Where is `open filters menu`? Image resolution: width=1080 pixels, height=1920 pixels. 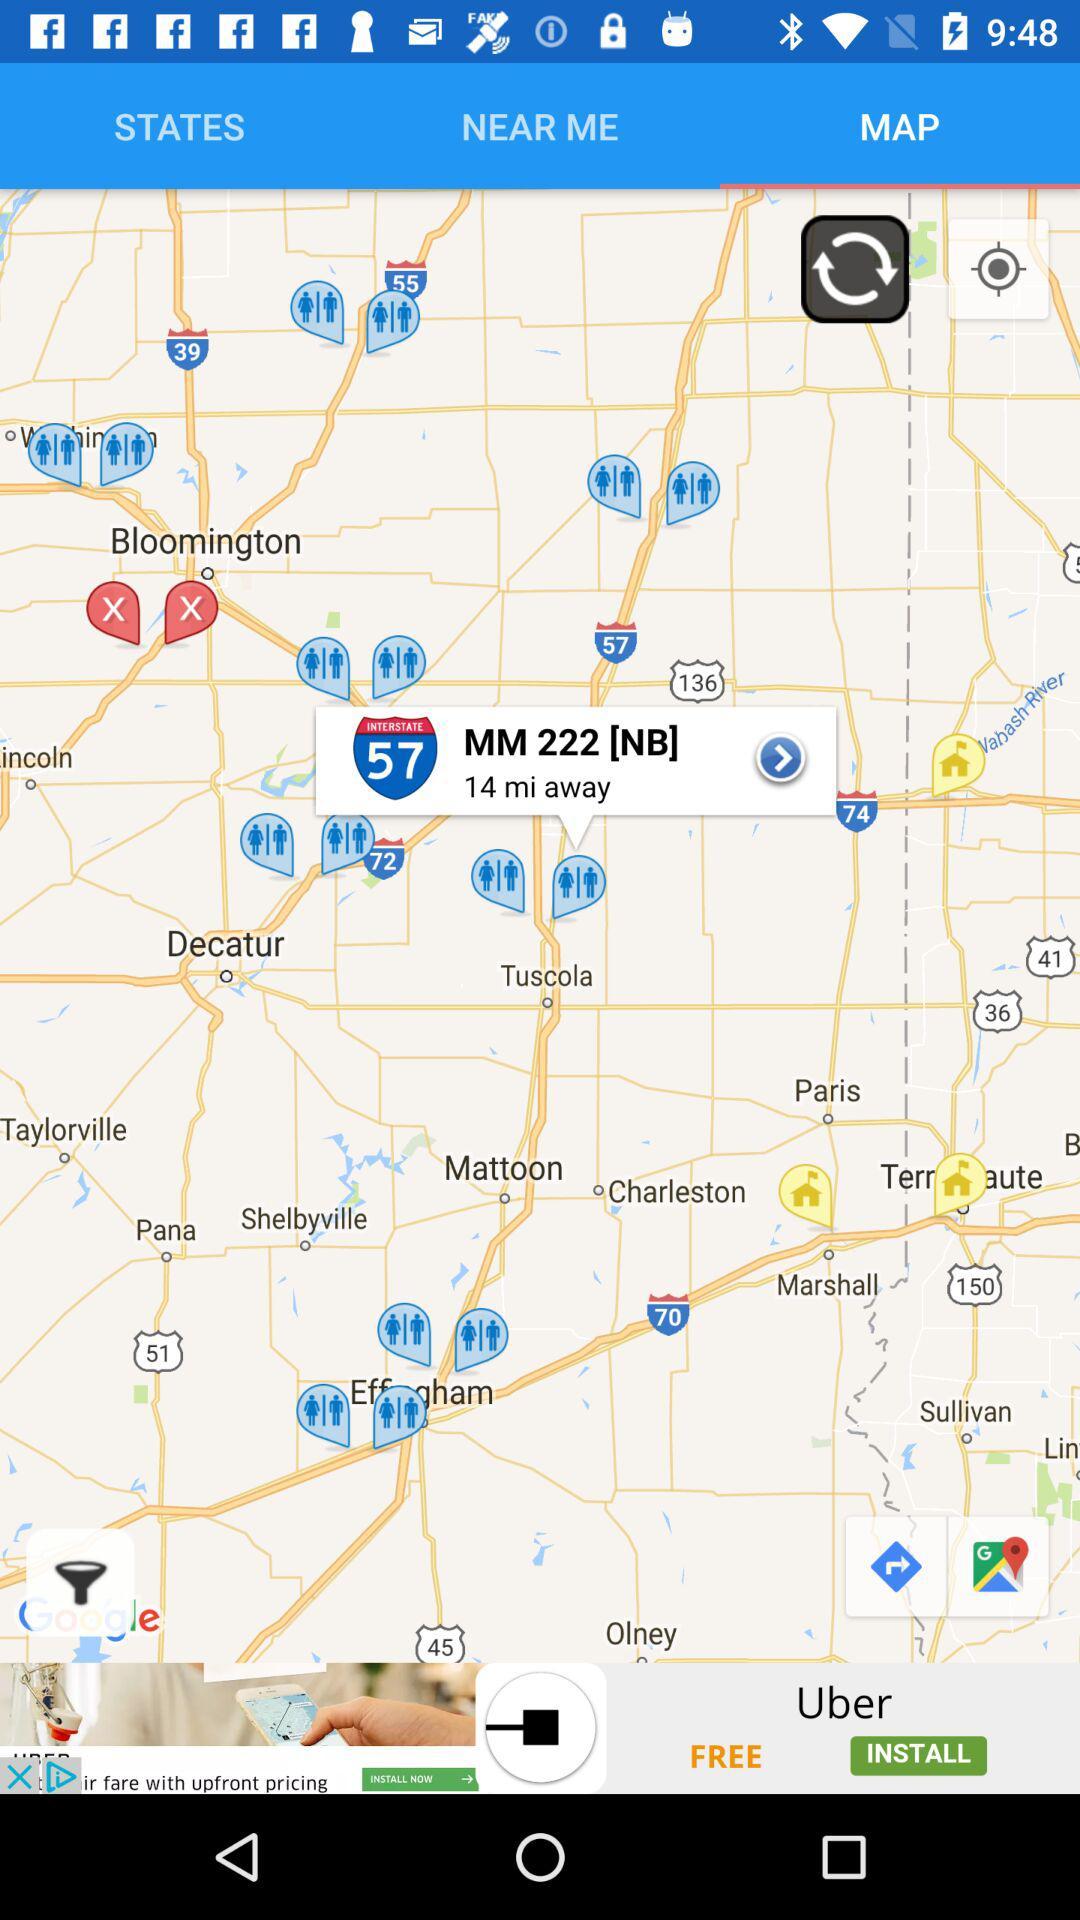
open filters menu is located at coordinates (79, 1581).